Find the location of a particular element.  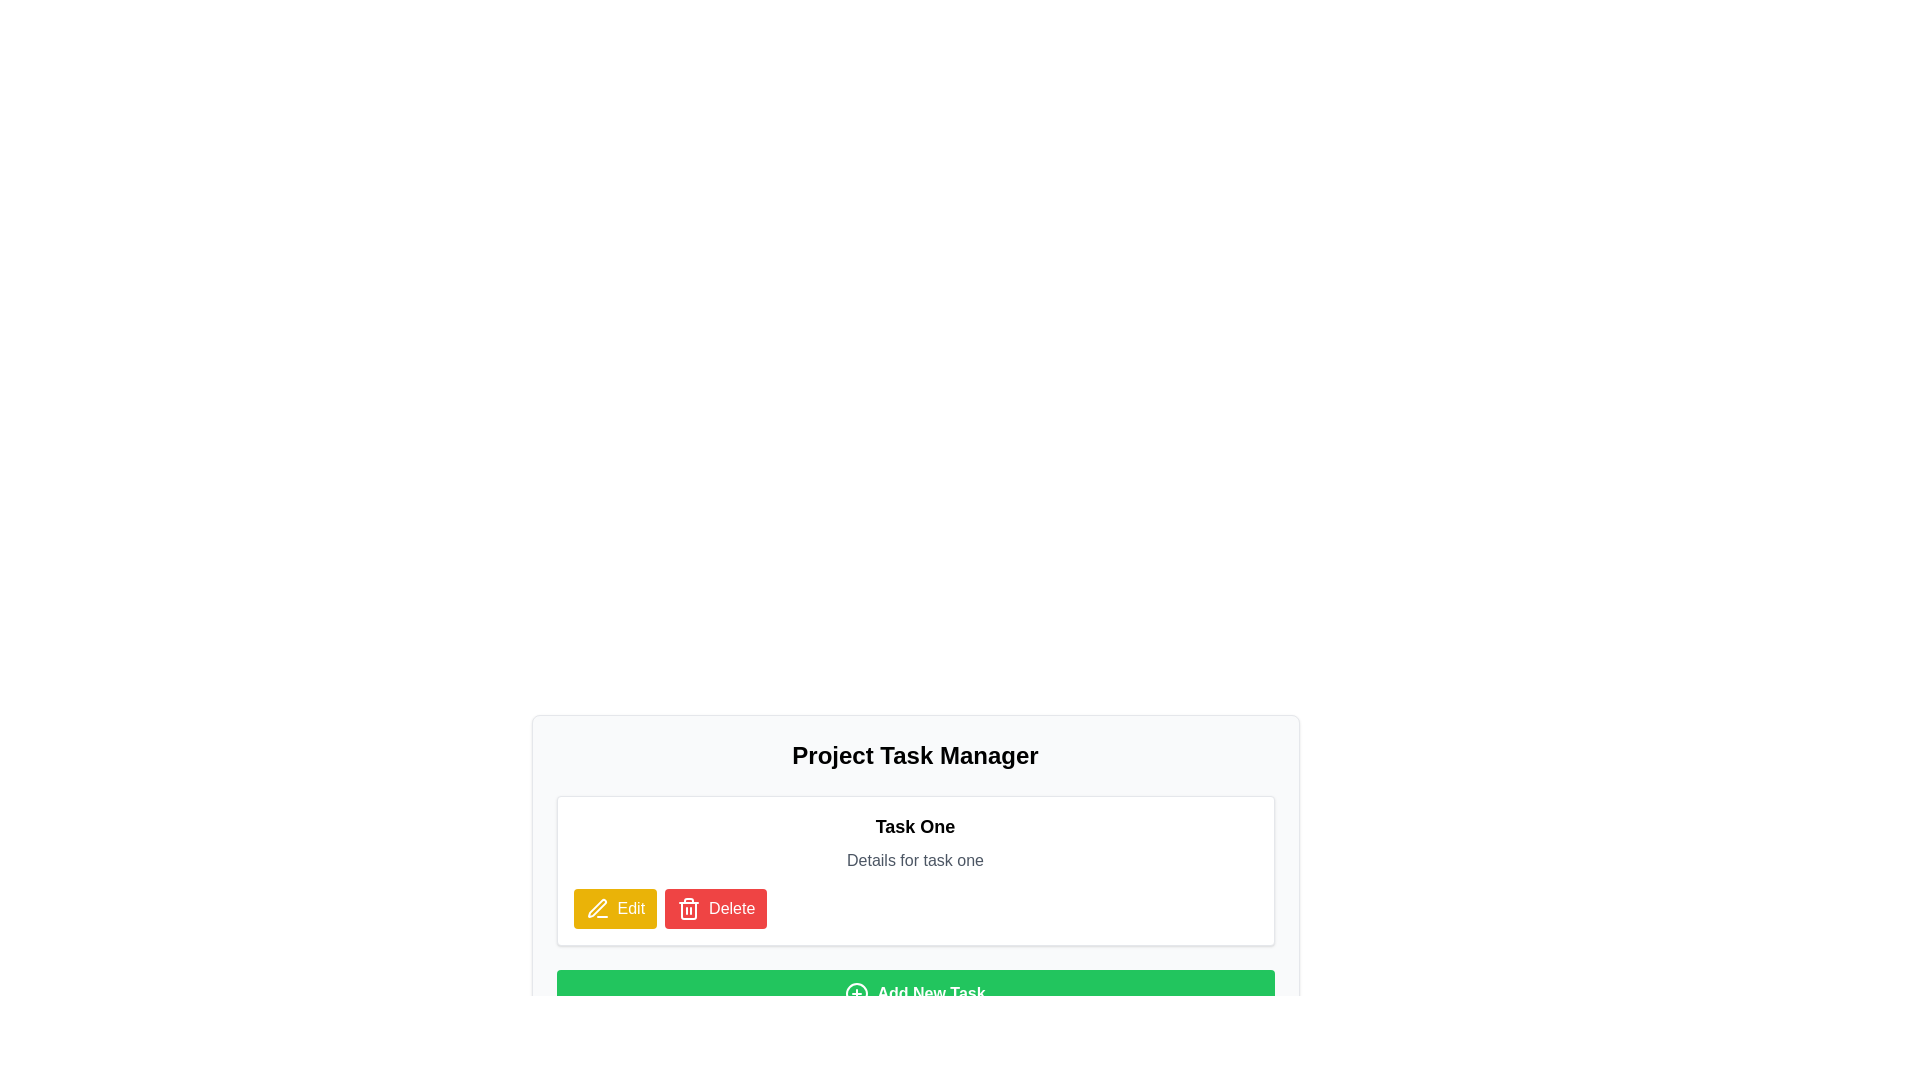

the SVG graphical element representing a 'plus inside a circle', which signifies addition or creation functionalities, located adjacent to the 'Add New Task' button is located at coordinates (857, 994).